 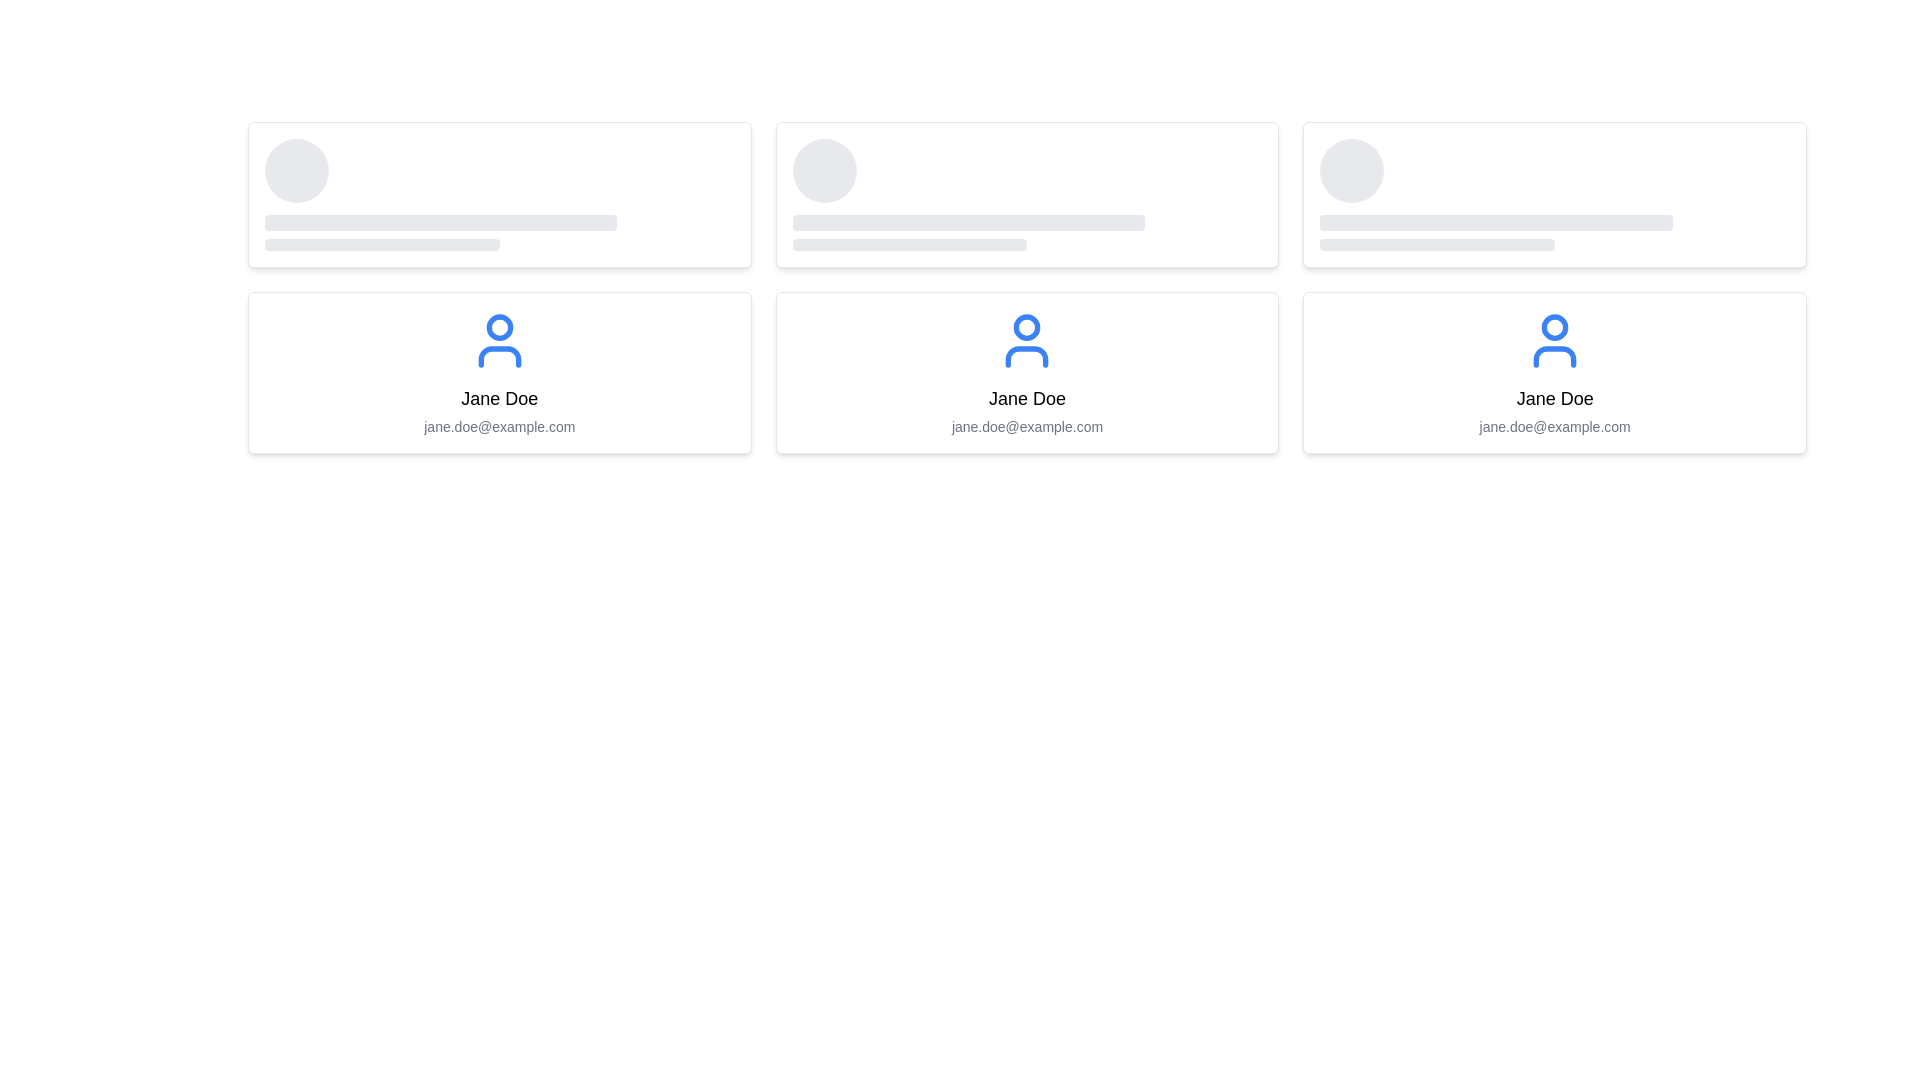 What do you see at coordinates (1027, 195) in the screenshot?
I see `the second card in the first row of the grid layout, which has a white background, a border, and a drop shadow, featuring a circular placeholder at the top left and two horizontal gray bars below it` at bounding box center [1027, 195].